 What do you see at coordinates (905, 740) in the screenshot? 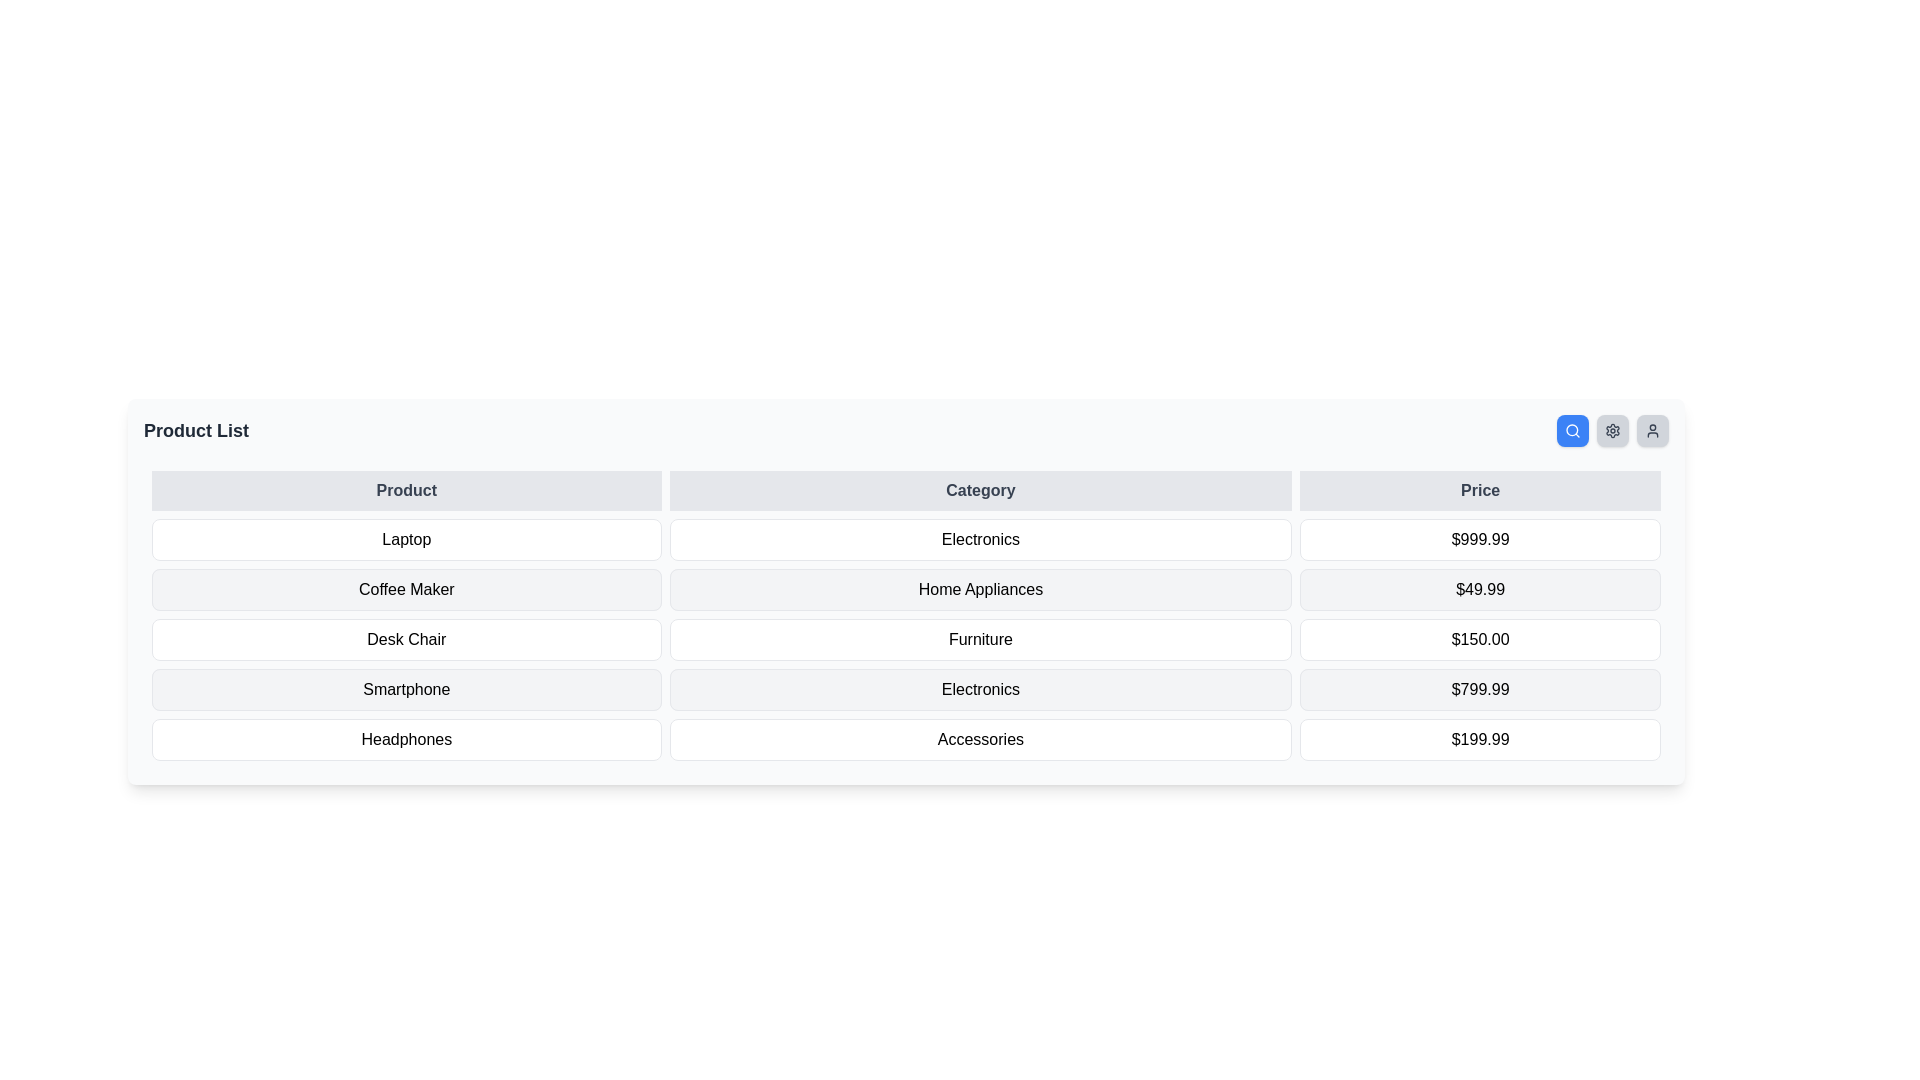
I see `the last row` at bounding box center [905, 740].